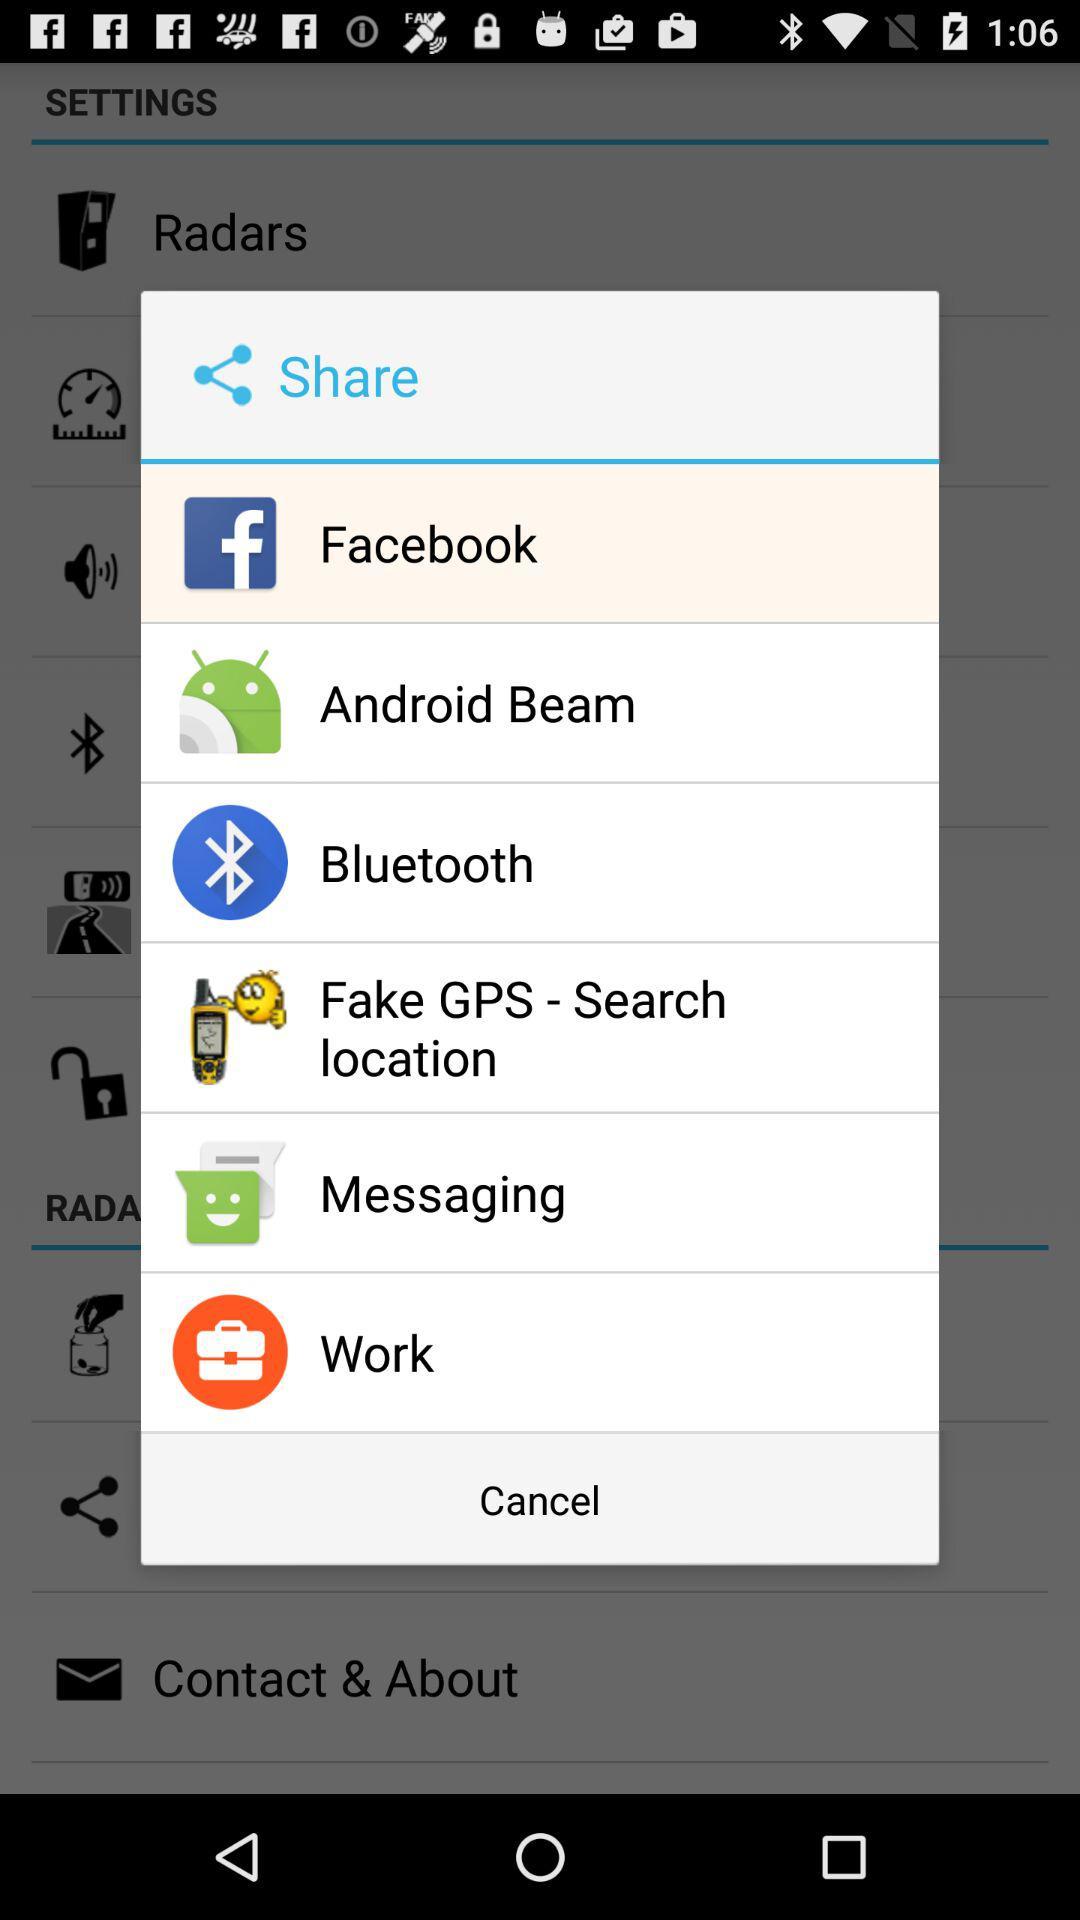  Describe the element at coordinates (623, 702) in the screenshot. I see `the android beam` at that location.